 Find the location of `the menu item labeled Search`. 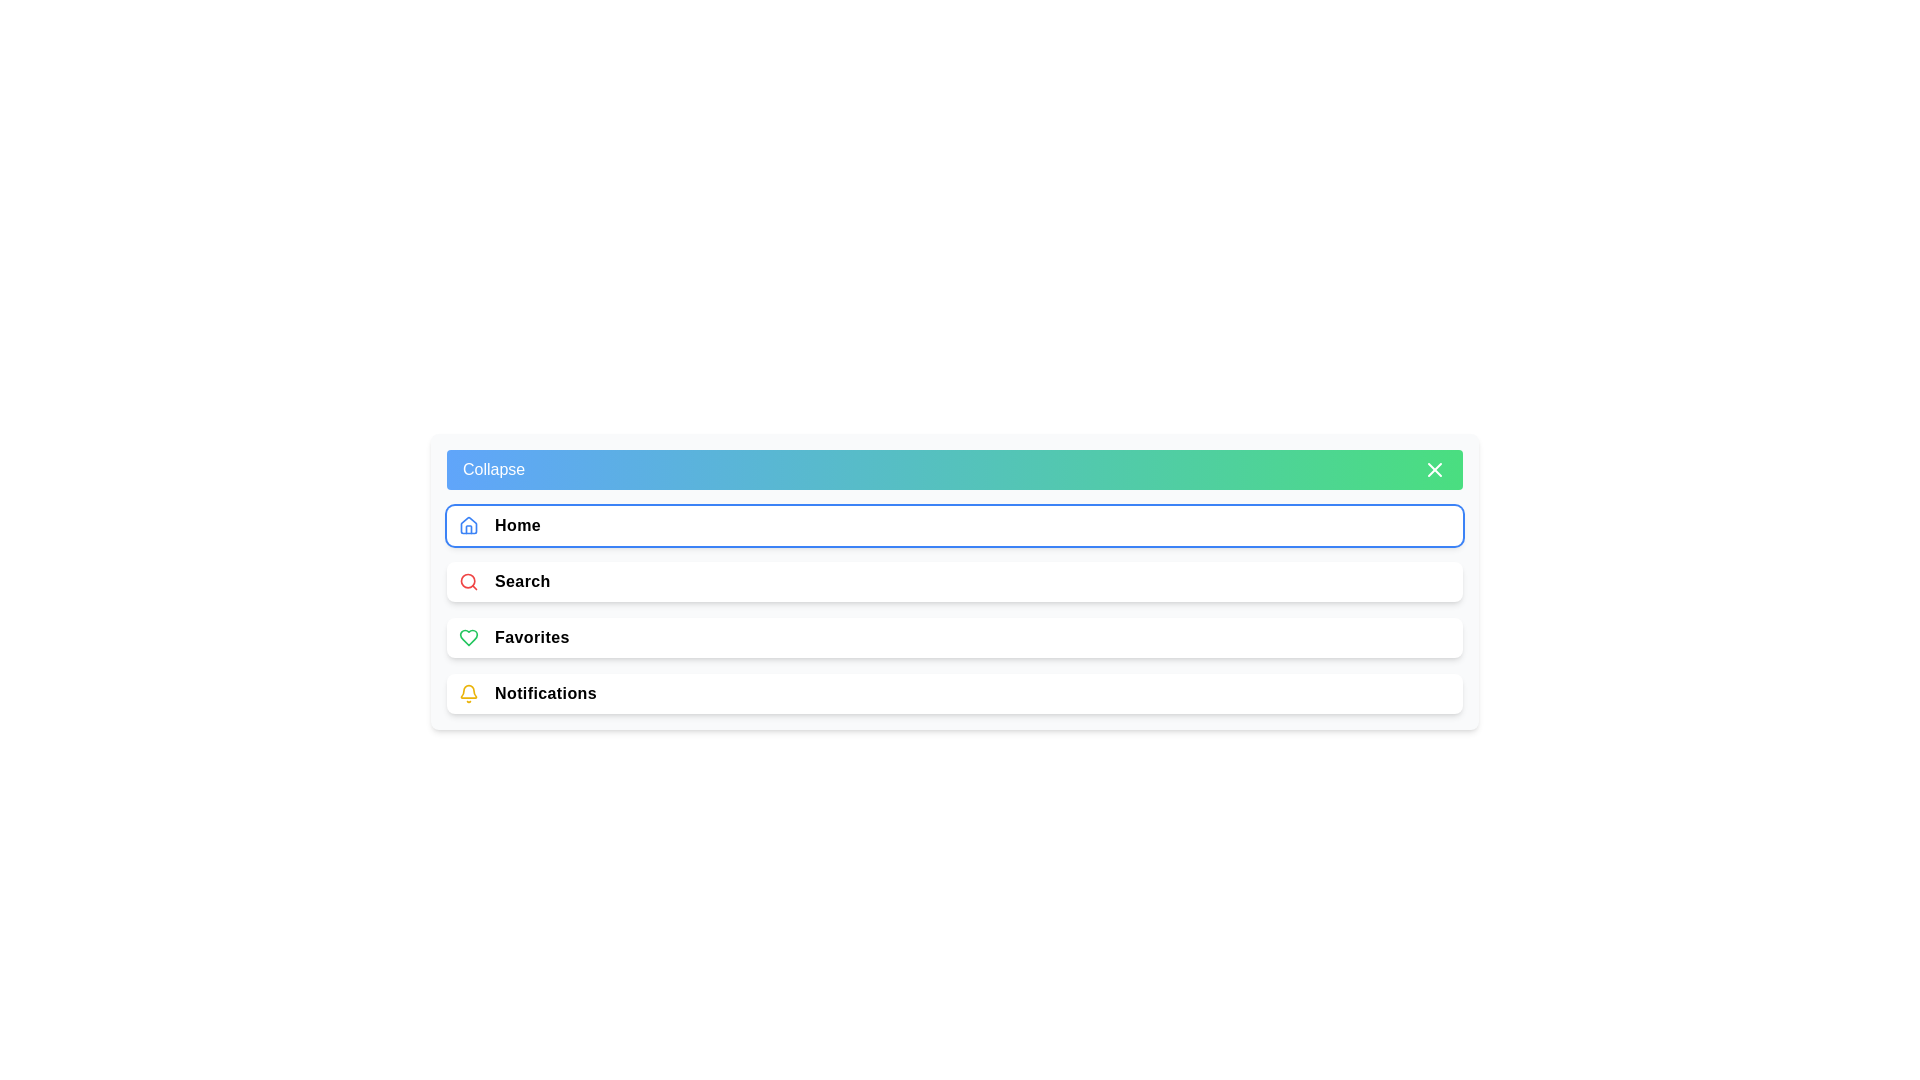

the menu item labeled Search is located at coordinates (954, 582).